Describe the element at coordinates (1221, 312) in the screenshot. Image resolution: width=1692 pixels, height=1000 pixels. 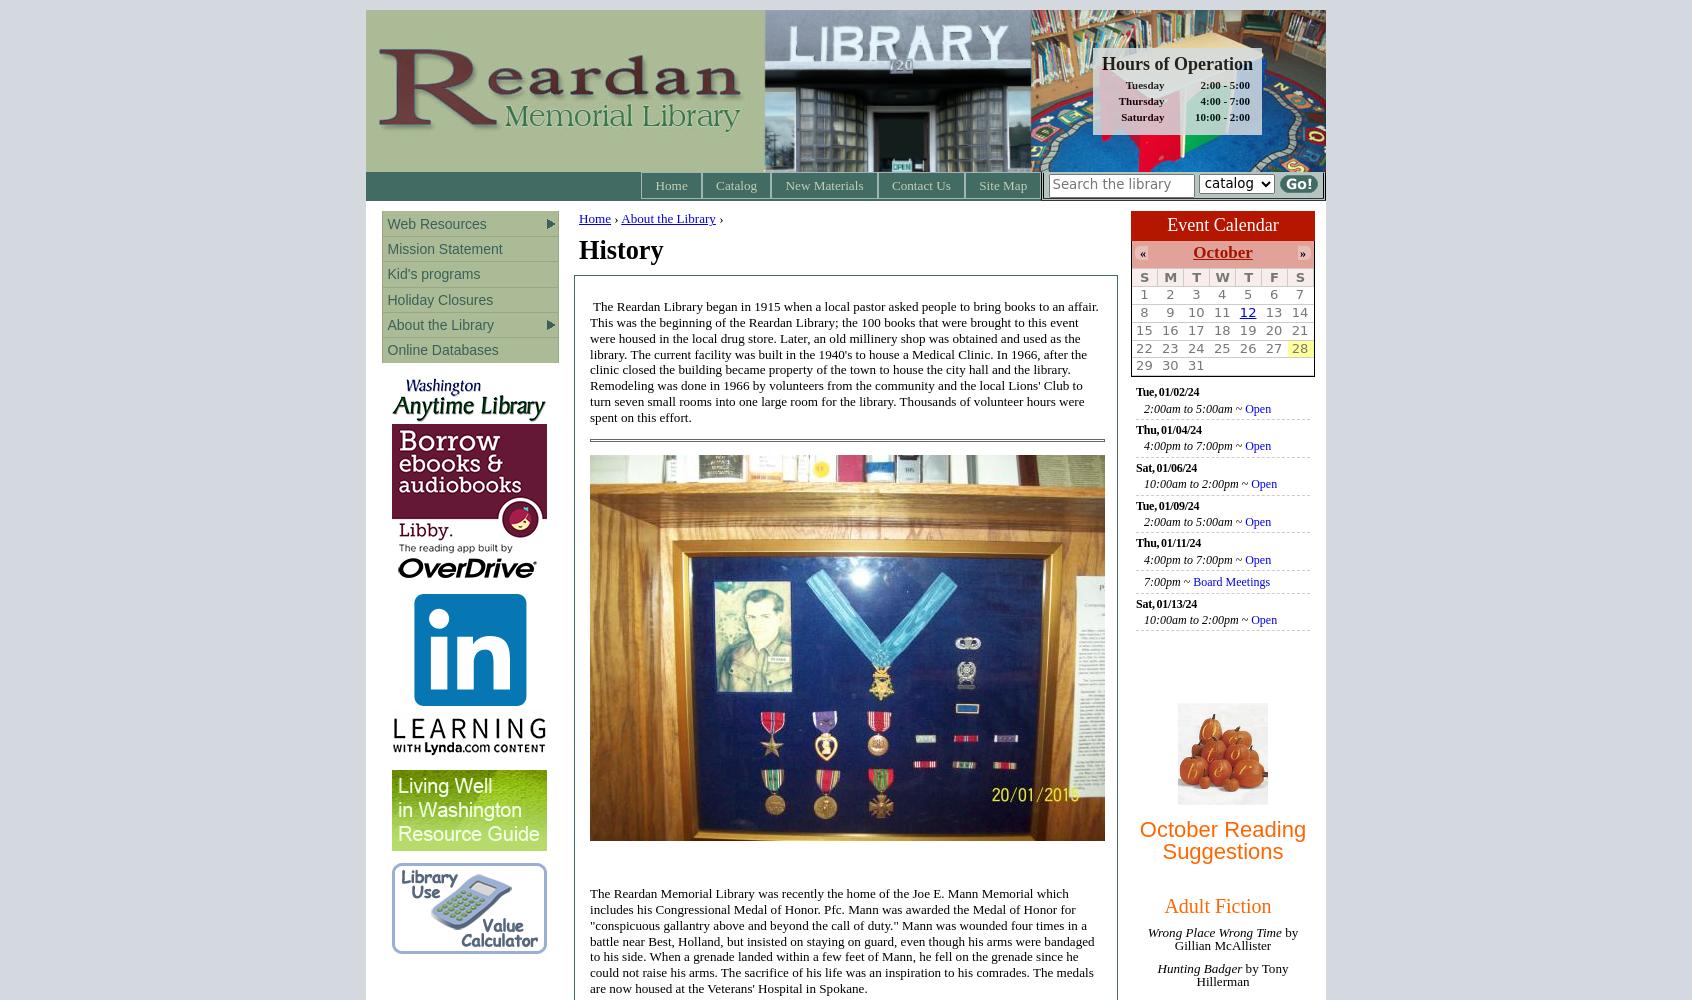
I see `'11'` at that location.